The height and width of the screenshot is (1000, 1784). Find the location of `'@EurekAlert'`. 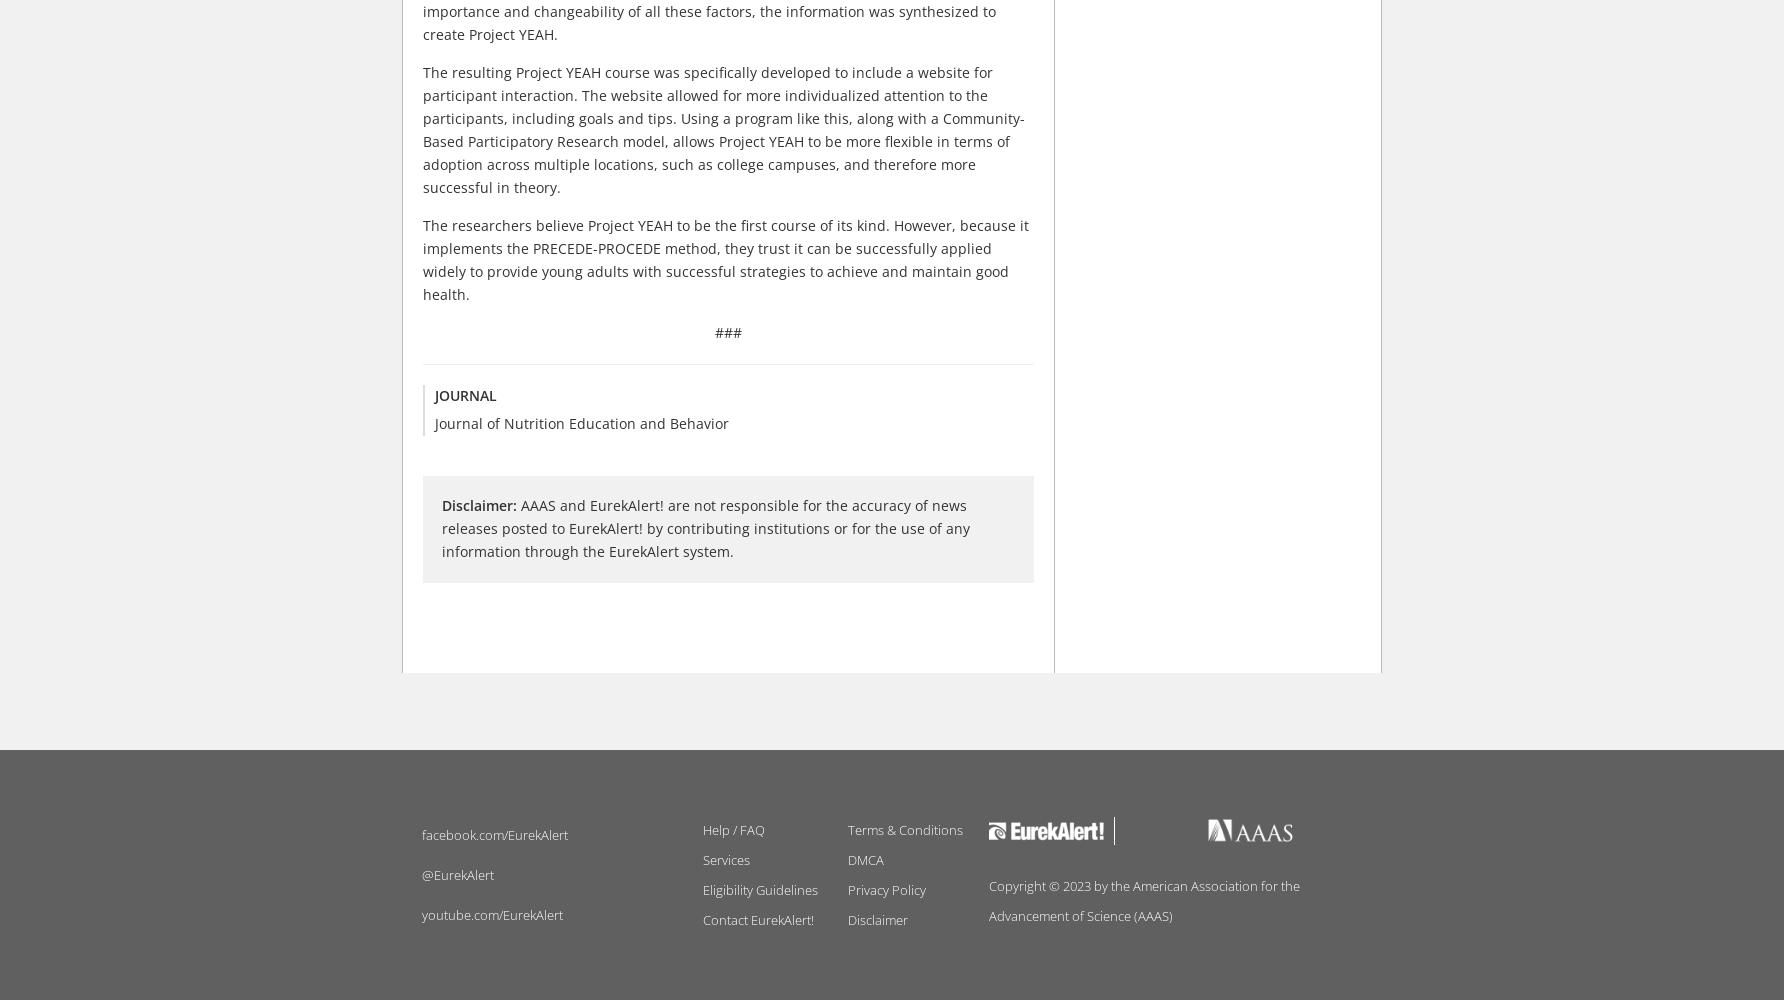

'@EurekAlert' is located at coordinates (457, 875).